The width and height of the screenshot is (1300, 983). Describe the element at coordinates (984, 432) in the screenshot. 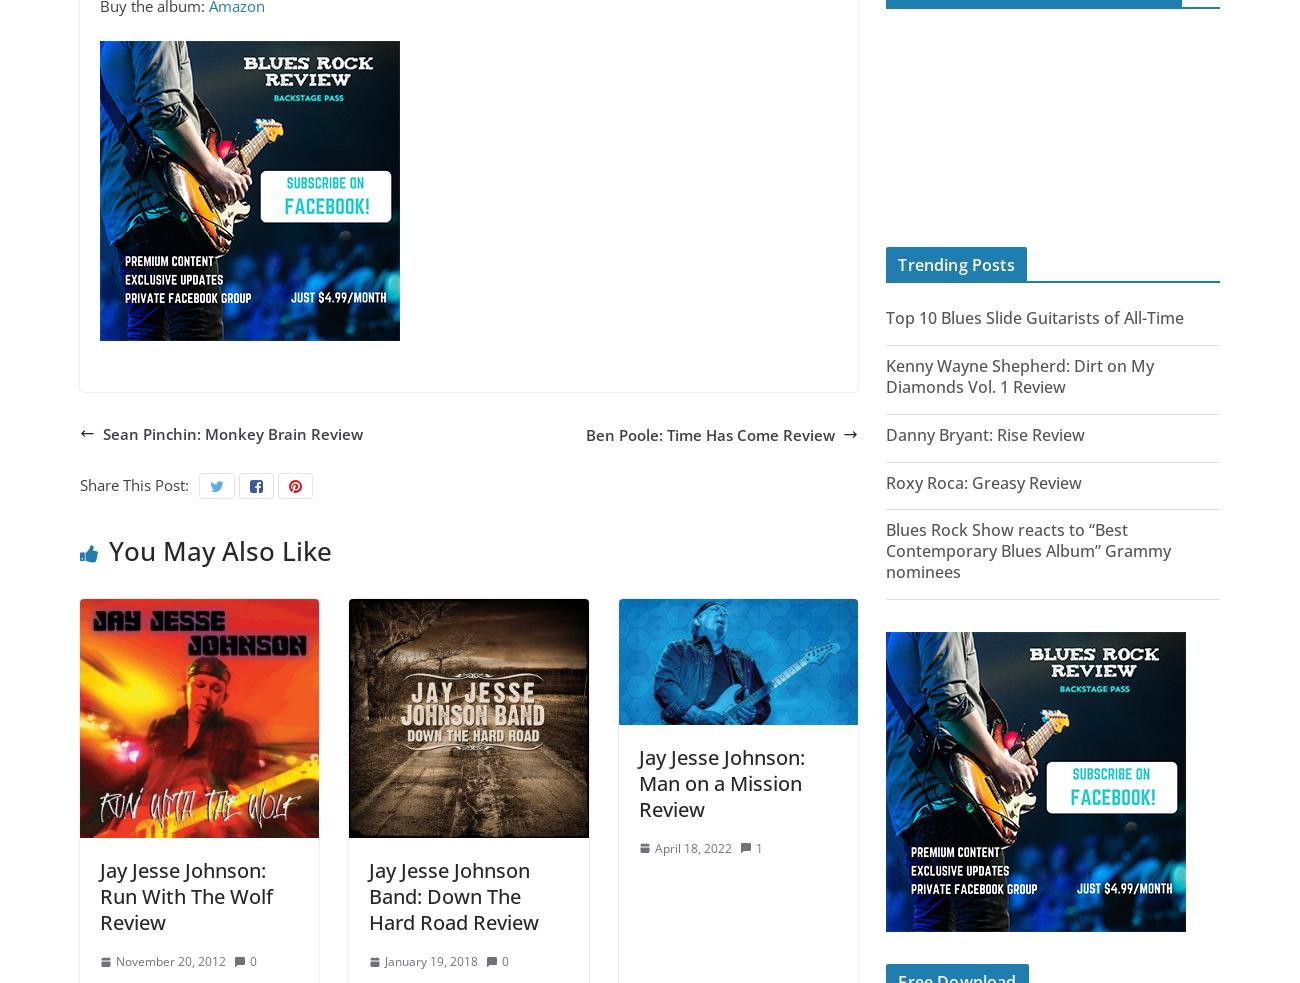

I see `'Danny Bryant: Rise Review'` at that location.